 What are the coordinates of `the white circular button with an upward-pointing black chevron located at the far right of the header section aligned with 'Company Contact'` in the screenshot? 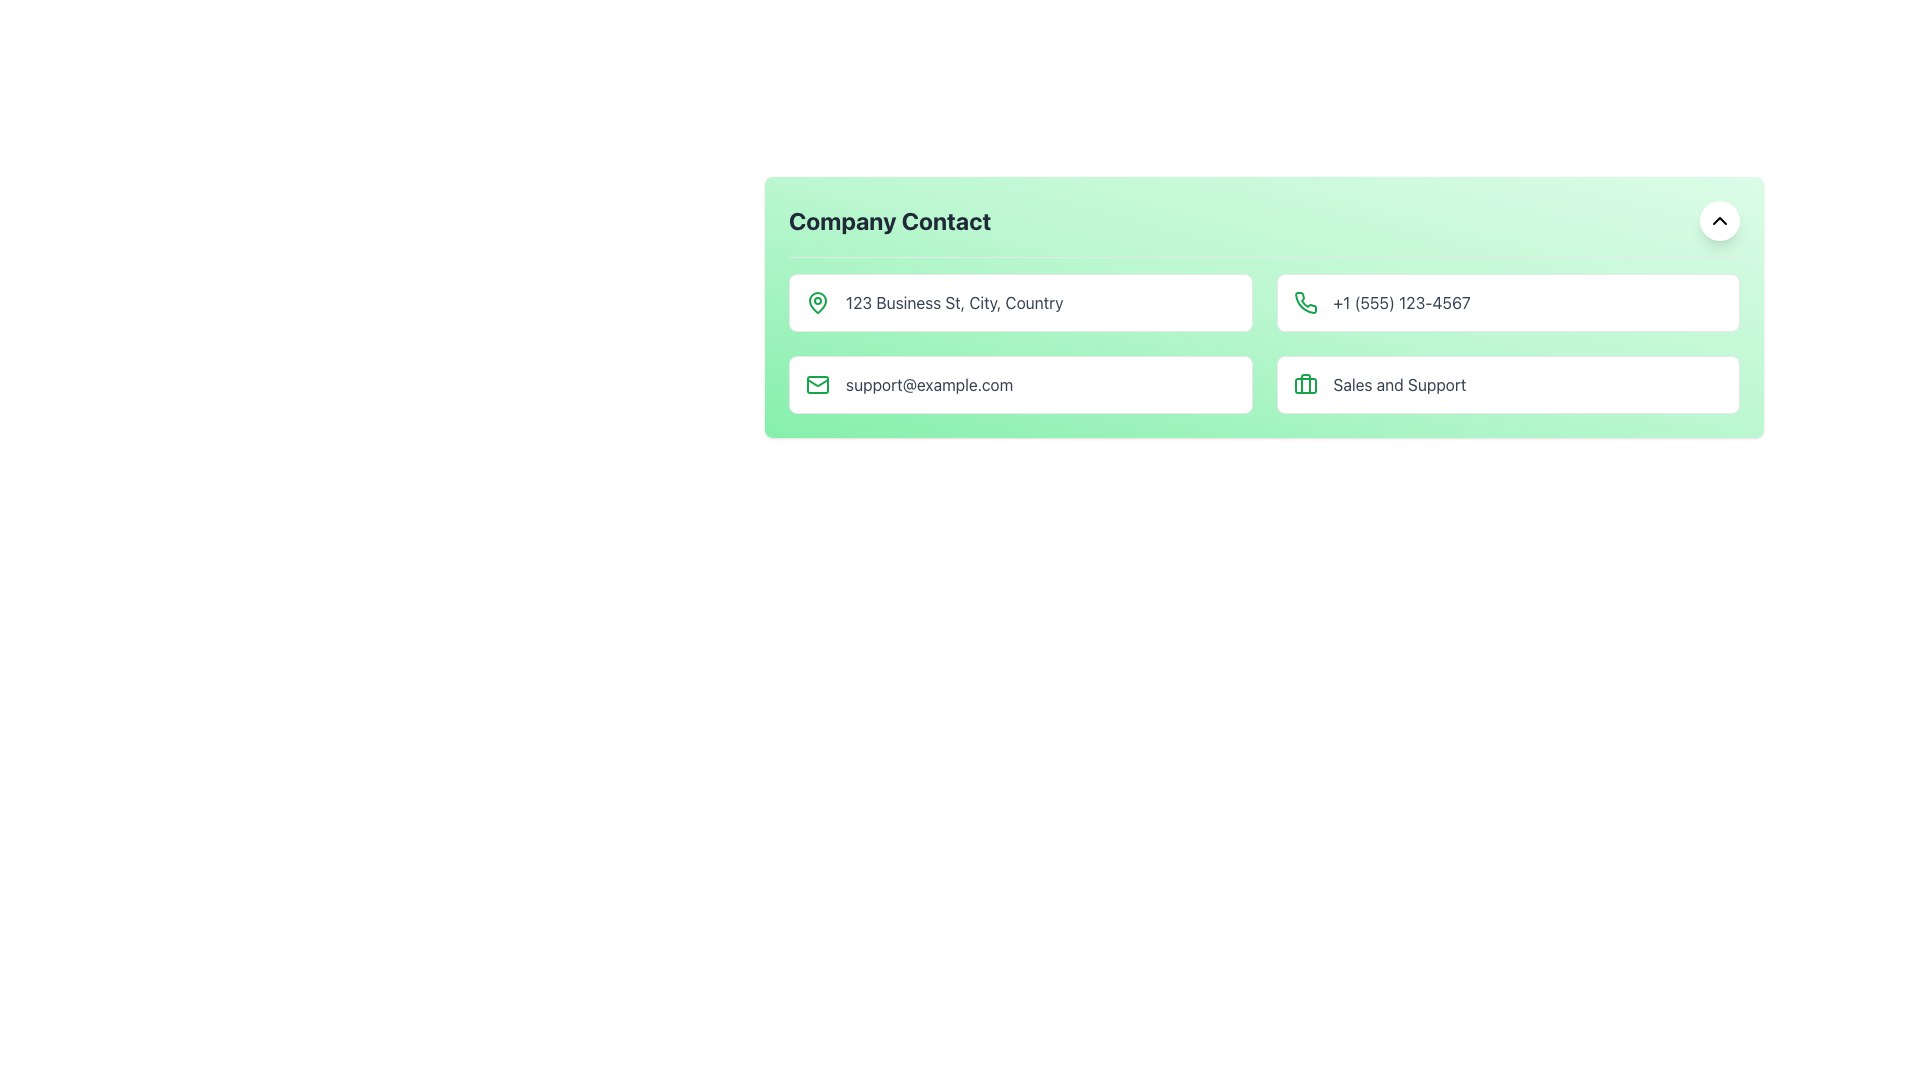 It's located at (1718, 220).